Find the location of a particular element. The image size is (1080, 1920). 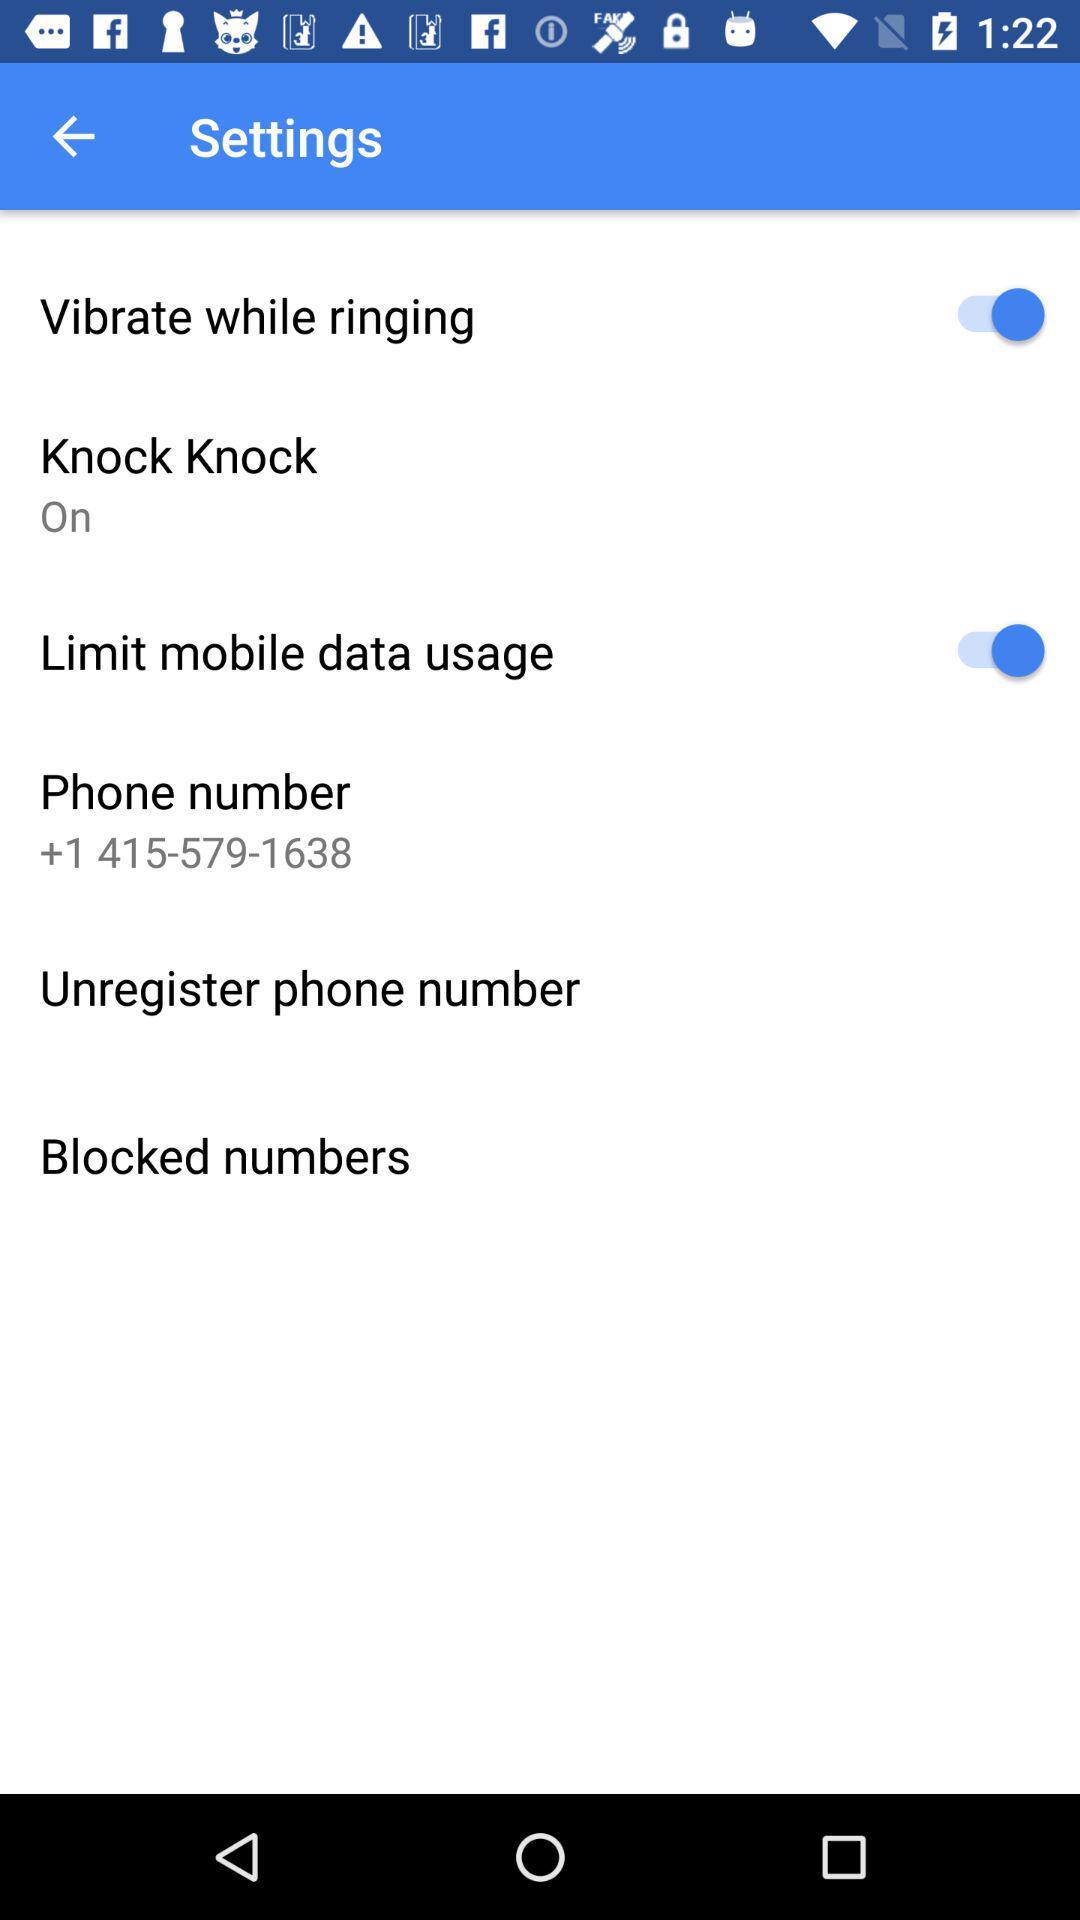

on item is located at coordinates (64, 515).